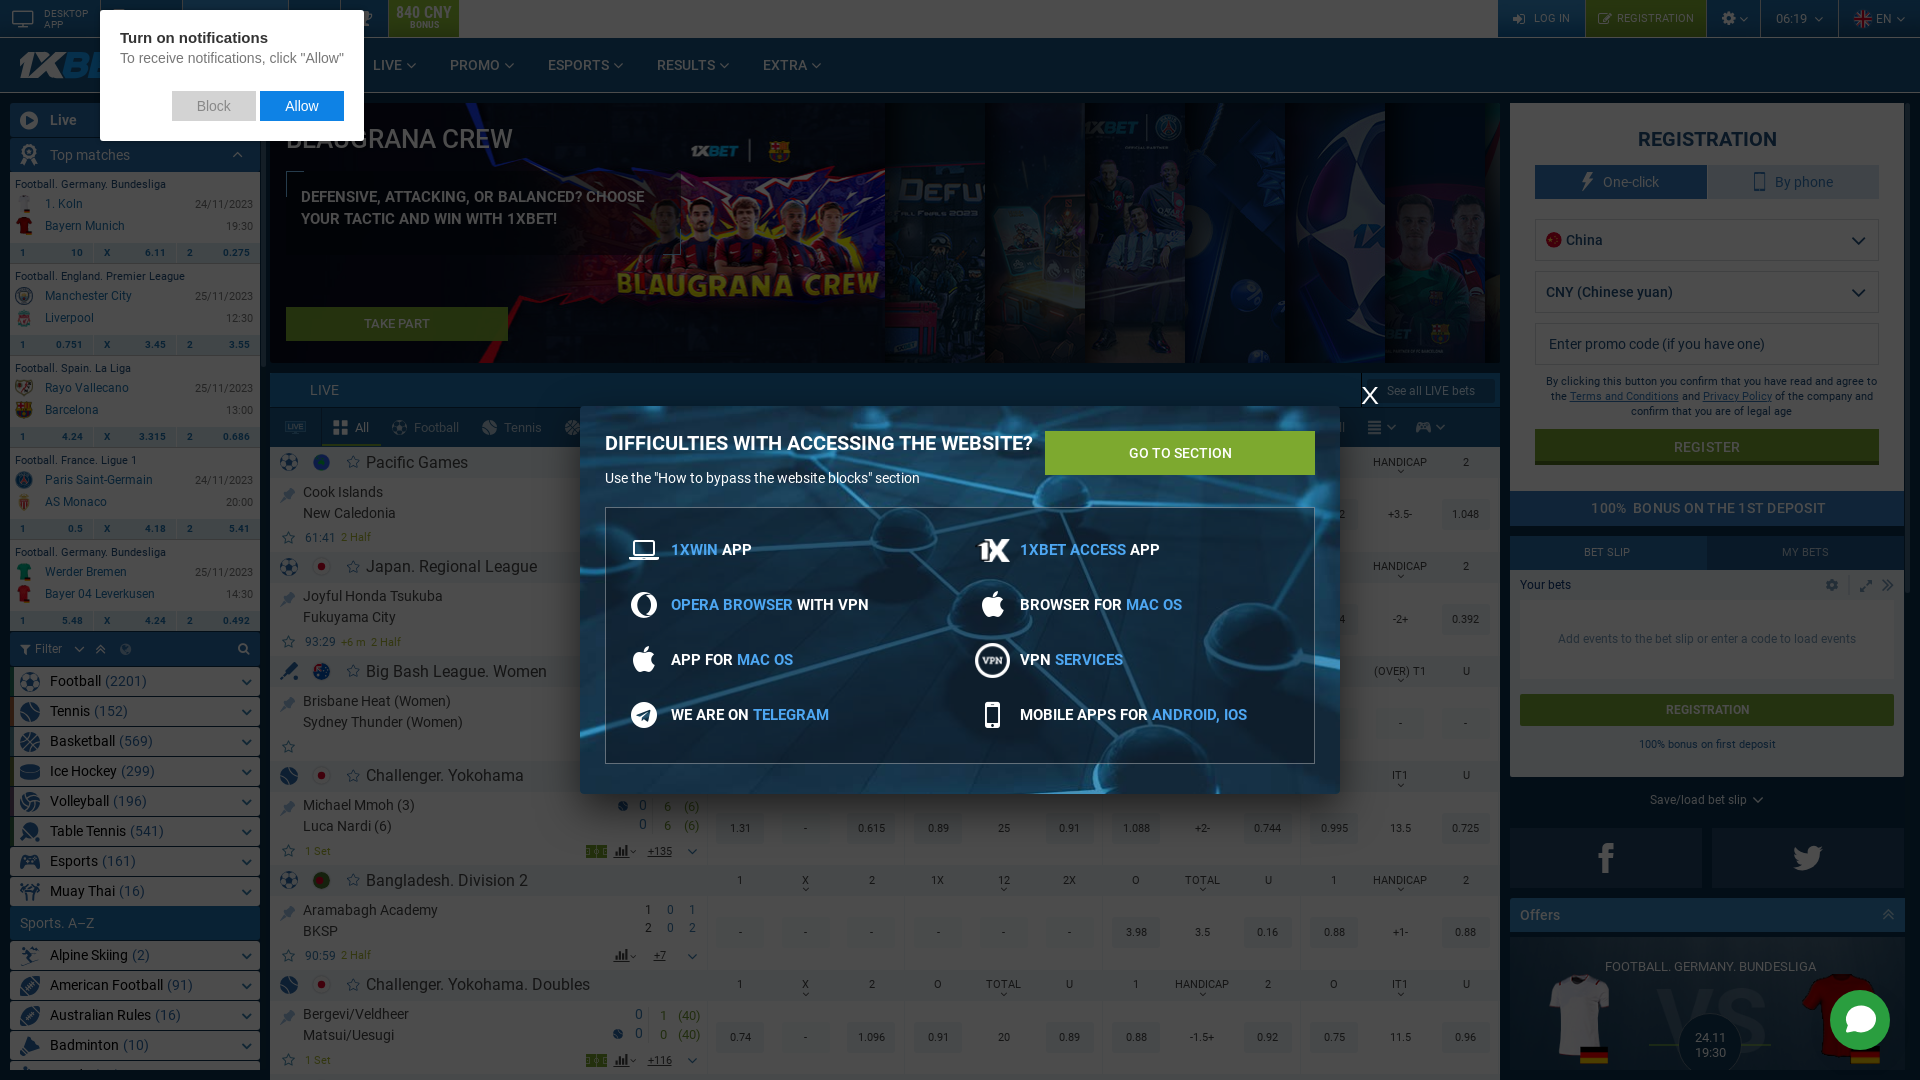  Describe the element at coordinates (237, 153) in the screenshot. I see `'Collapse/Expand all'` at that location.